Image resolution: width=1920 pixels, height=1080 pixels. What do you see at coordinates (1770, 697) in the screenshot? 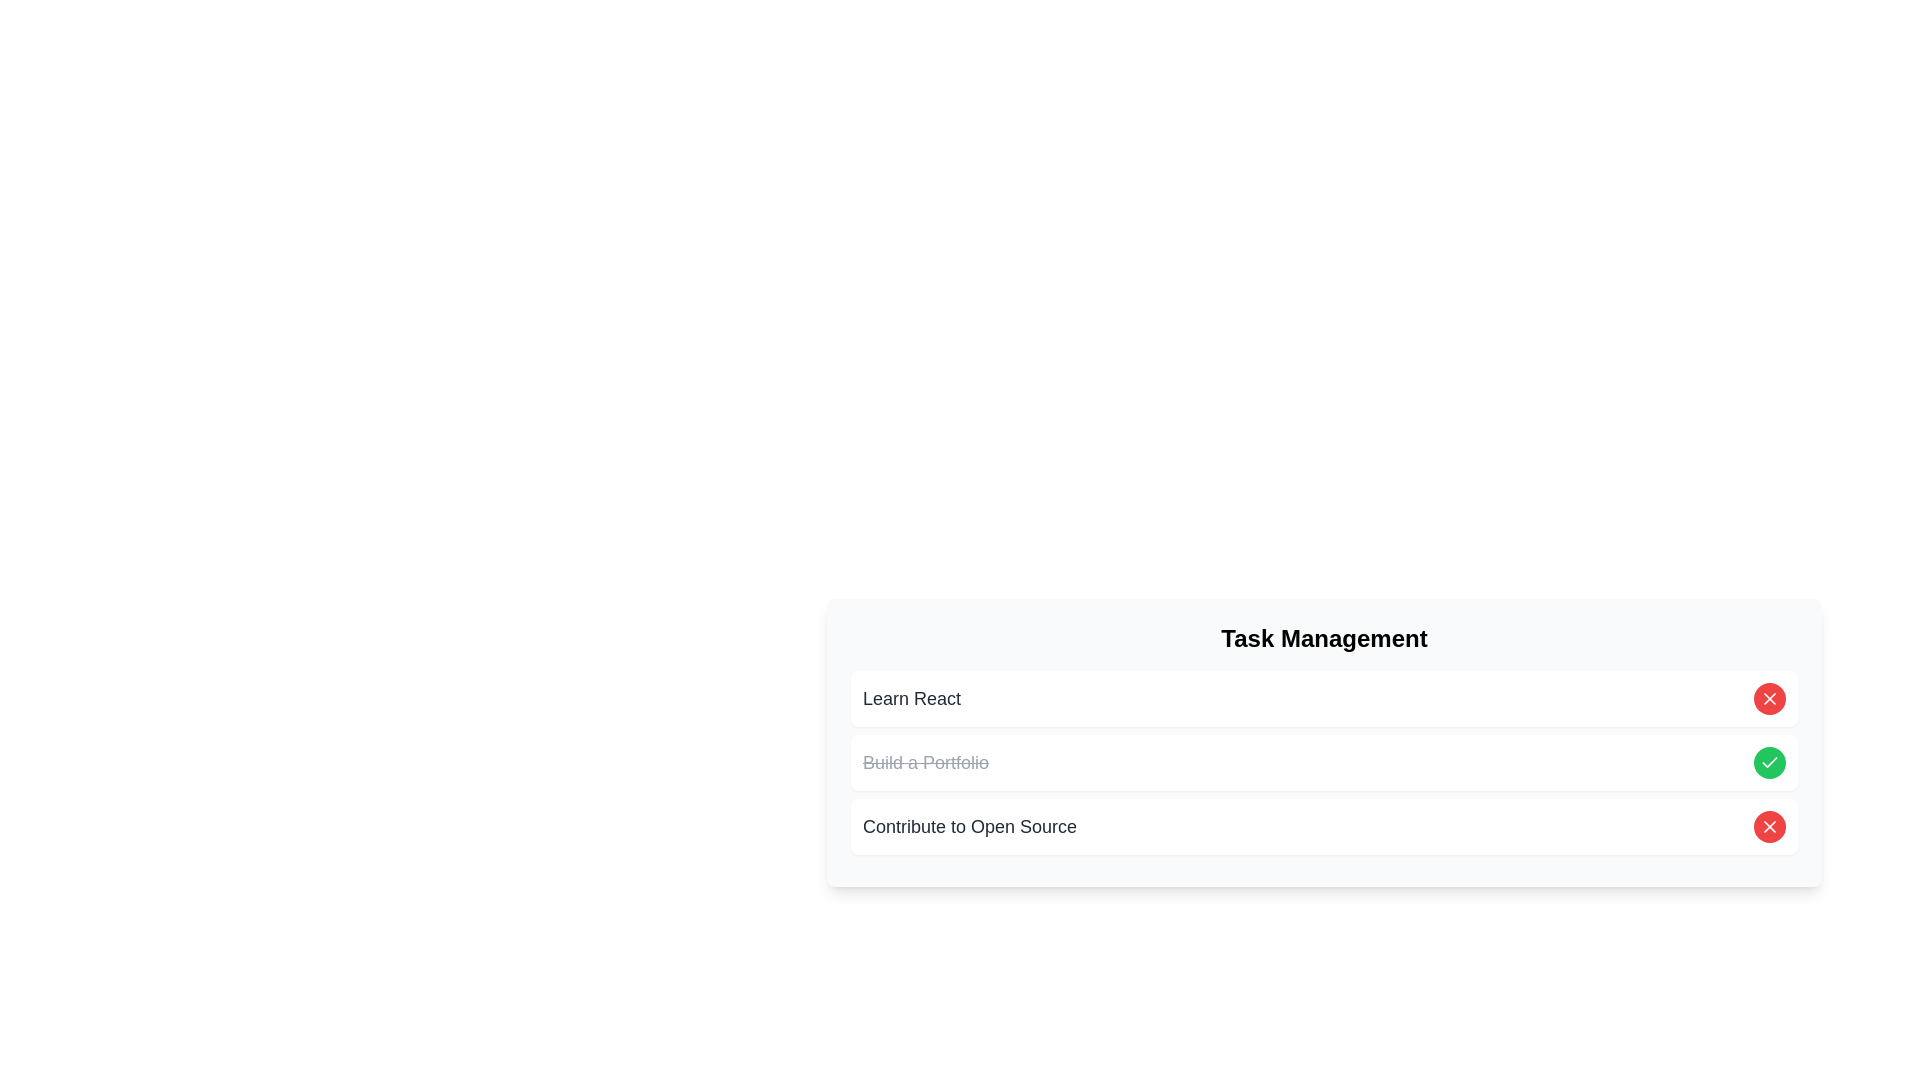
I see `the diagonal cross-shaped button located in the third task item of the task management list` at bounding box center [1770, 697].